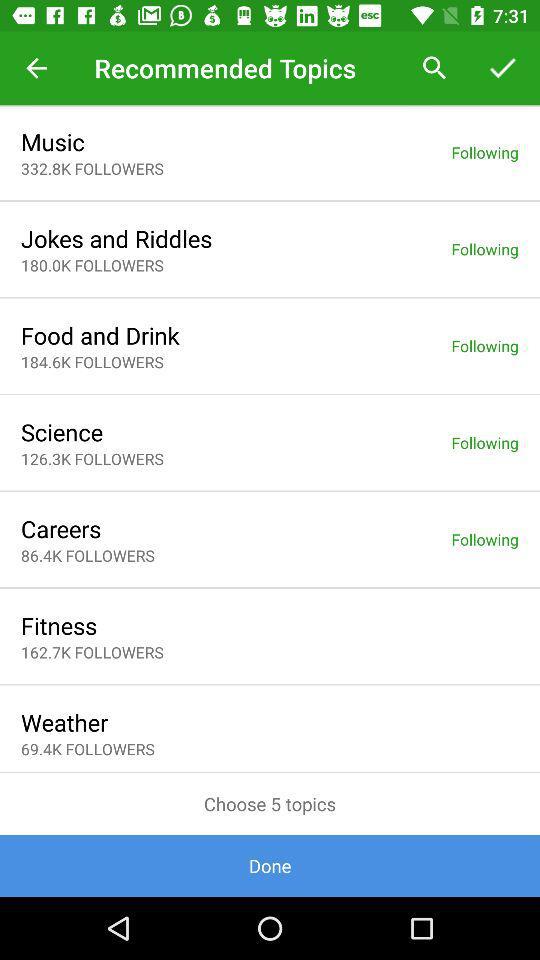  I want to click on the item to the left of recommended topics item, so click(36, 68).